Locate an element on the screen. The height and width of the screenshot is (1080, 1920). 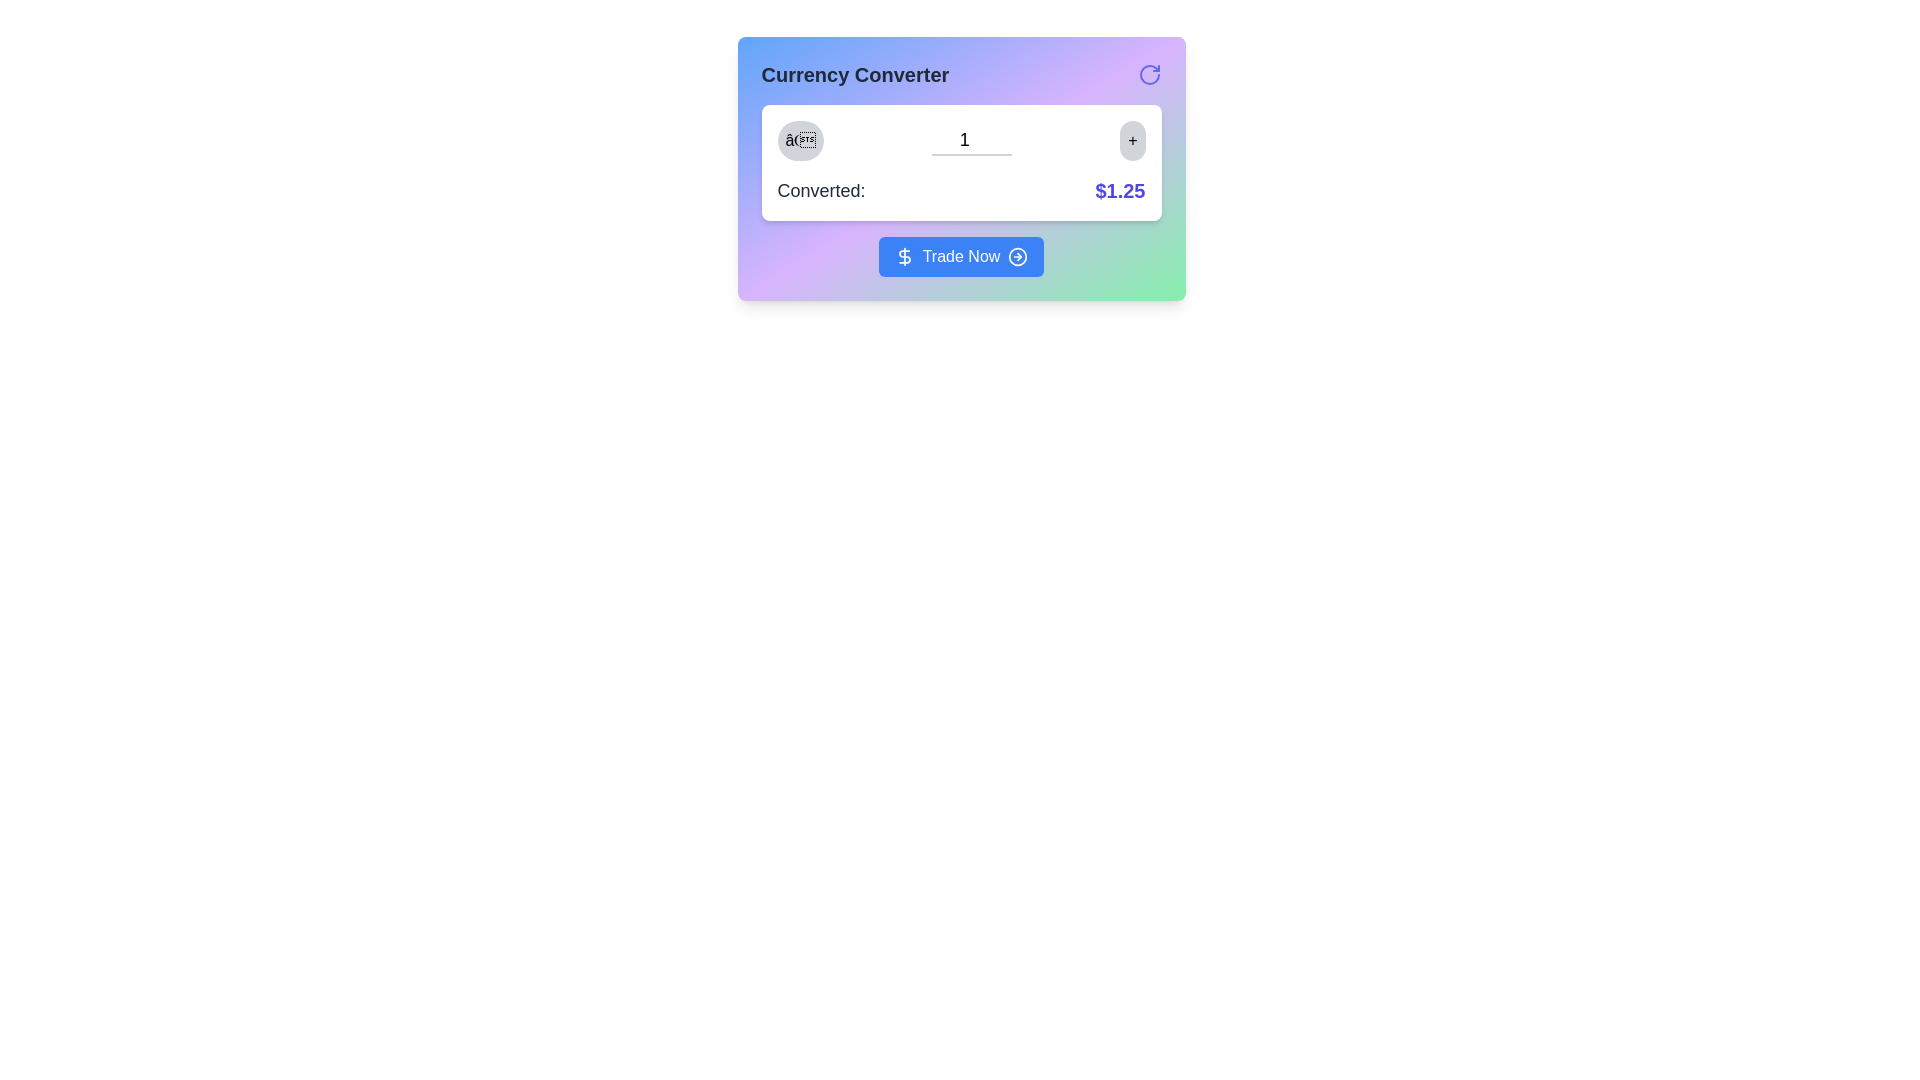
the blue rectangular button with rounded corners that reads 'Trade Now' is located at coordinates (961, 256).